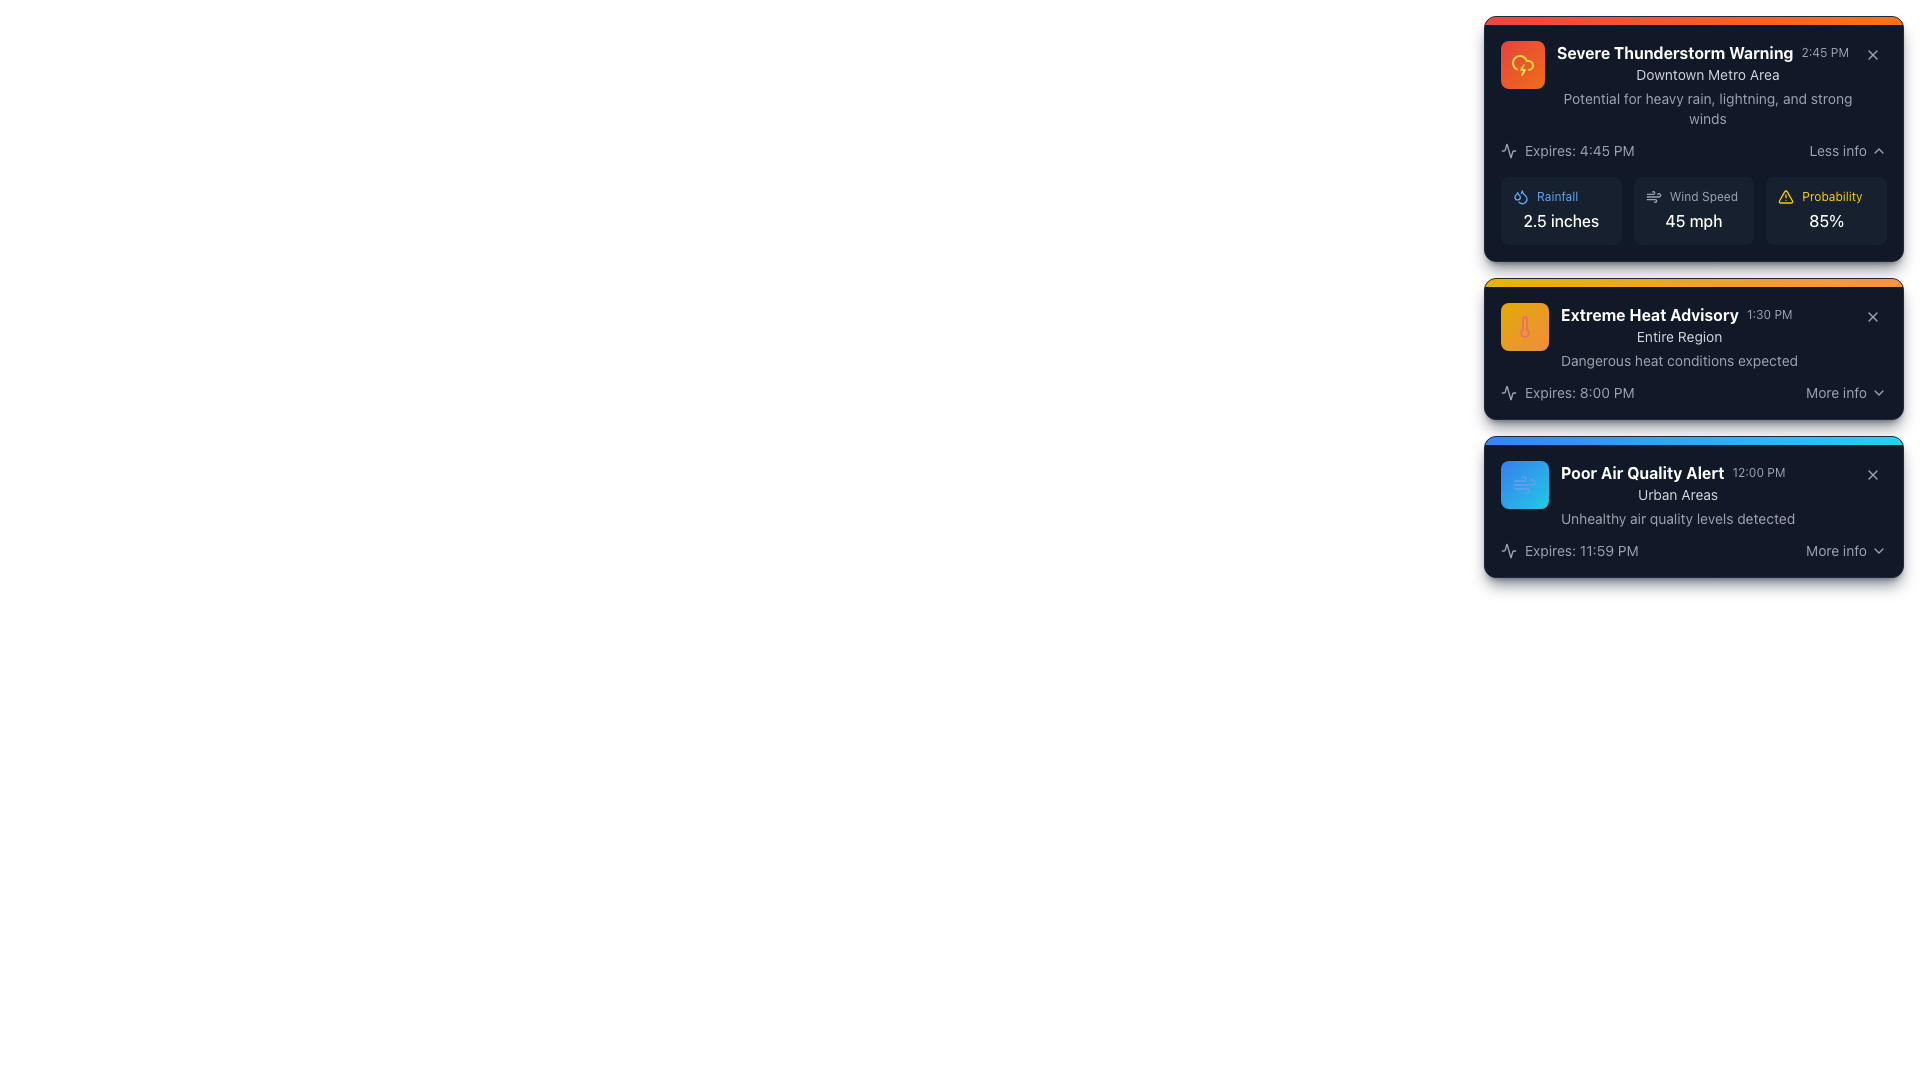 This screenshot has width=1920, height=1080. I want to click on the static text label that describes the wind speed data, located in the middle column of the second row, between an icon and numerical data, so click(1702, 196).